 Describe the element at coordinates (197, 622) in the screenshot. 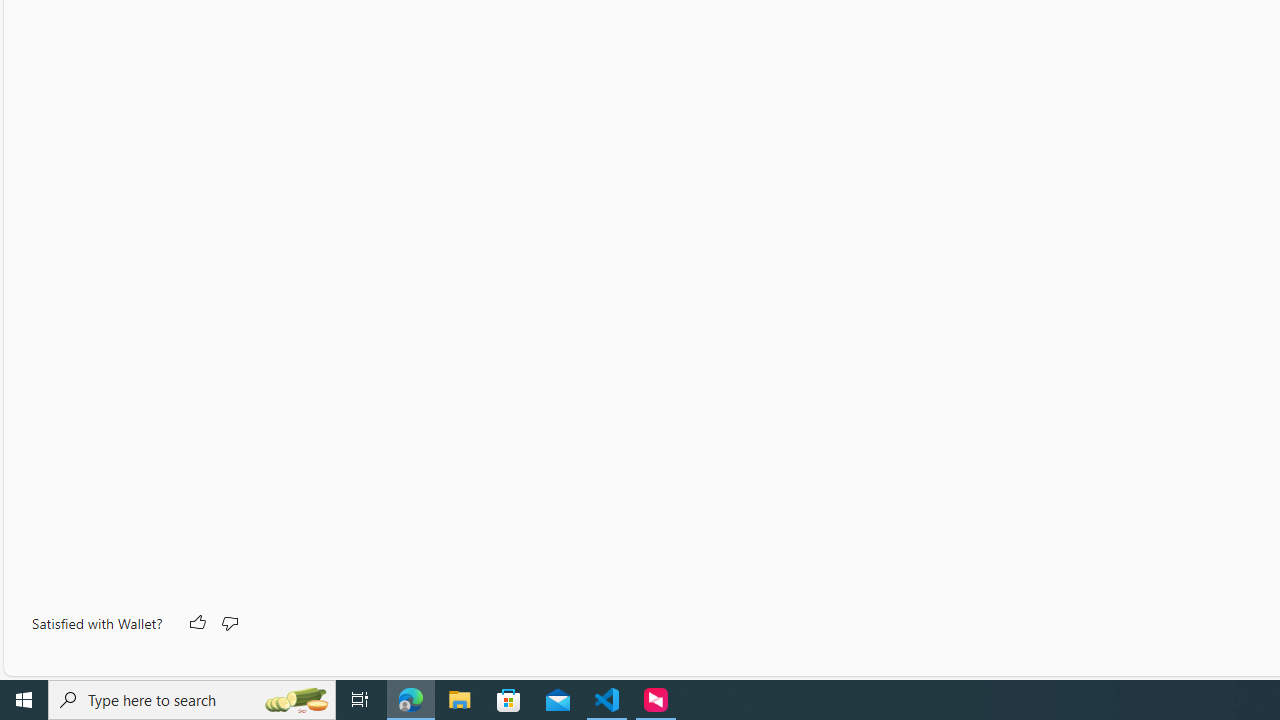

I see `'Like'` at that location.